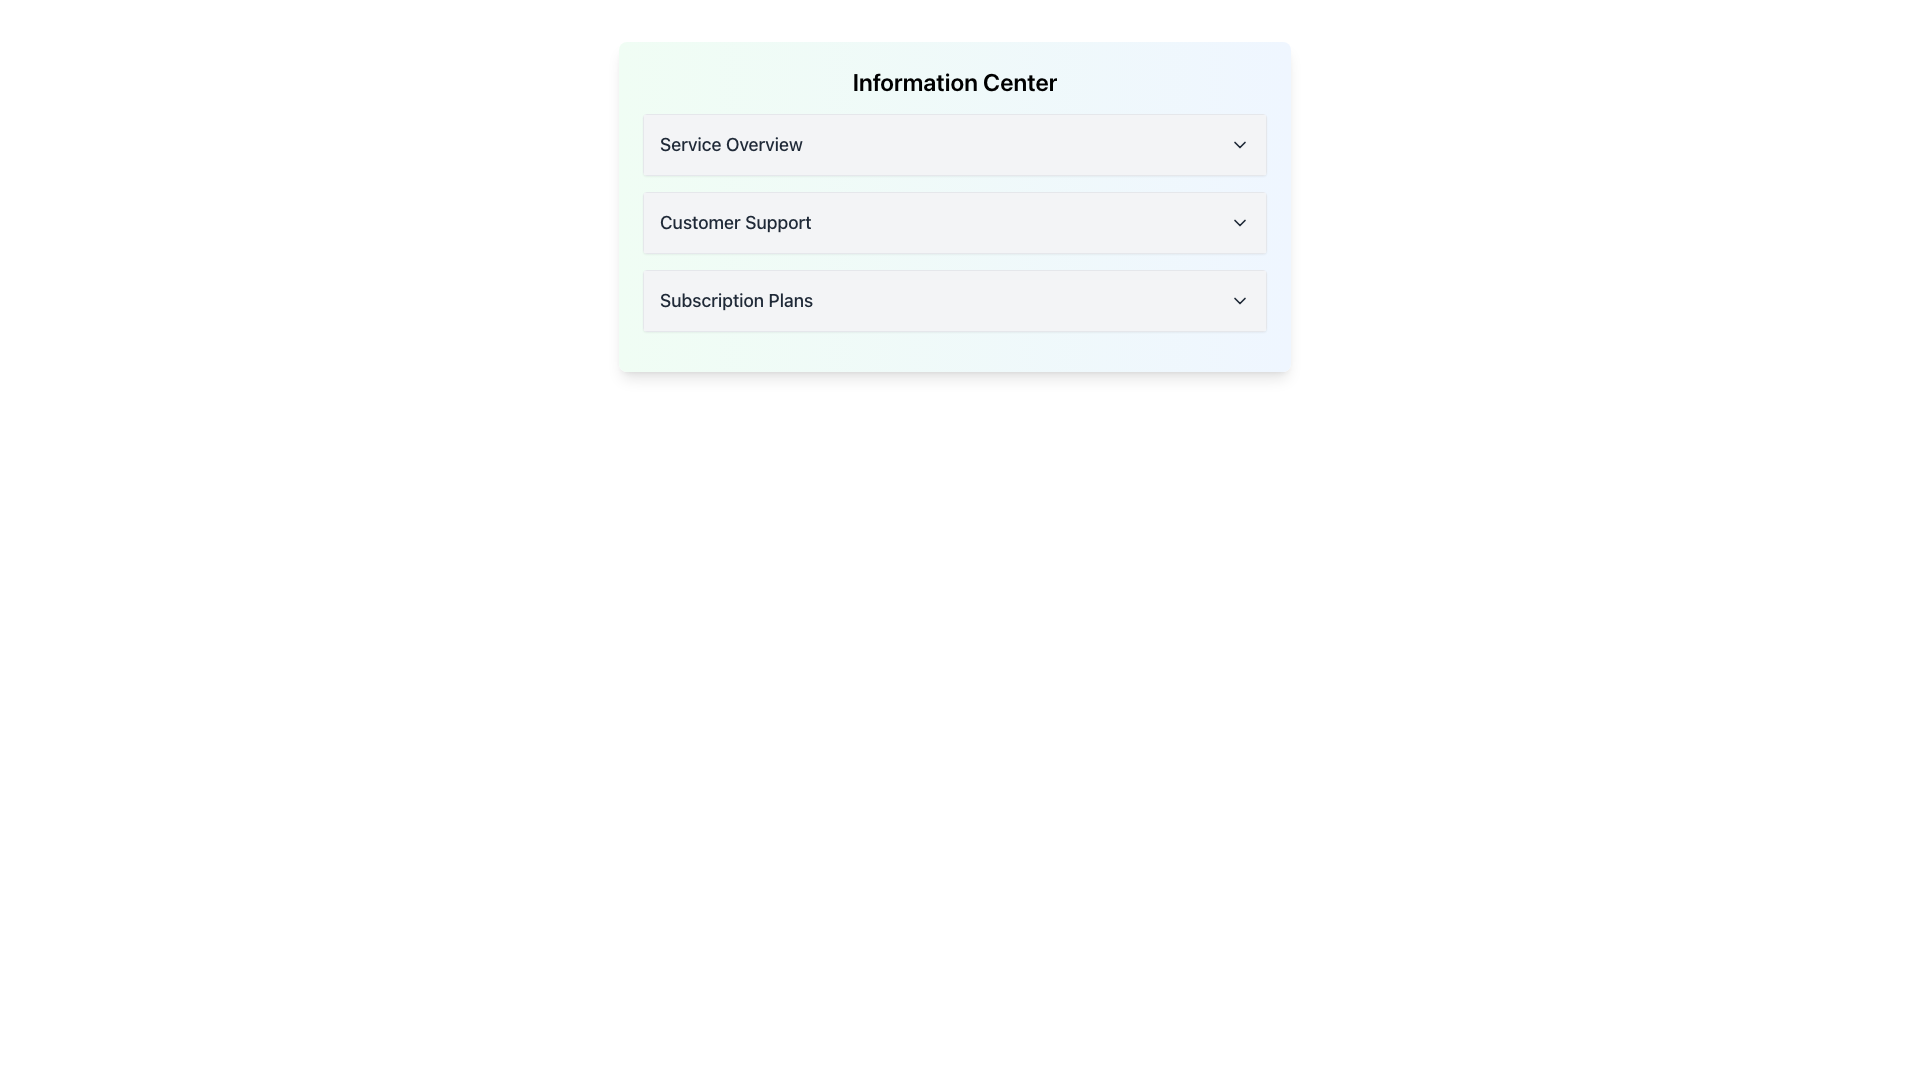  What do you see at coordinates (1238, 300) in the screenshot?
I see `the downward-pointing chevron icon located on the far right of the 'Subscription Plans' item in the third row` at bounding box center [1238, 300].